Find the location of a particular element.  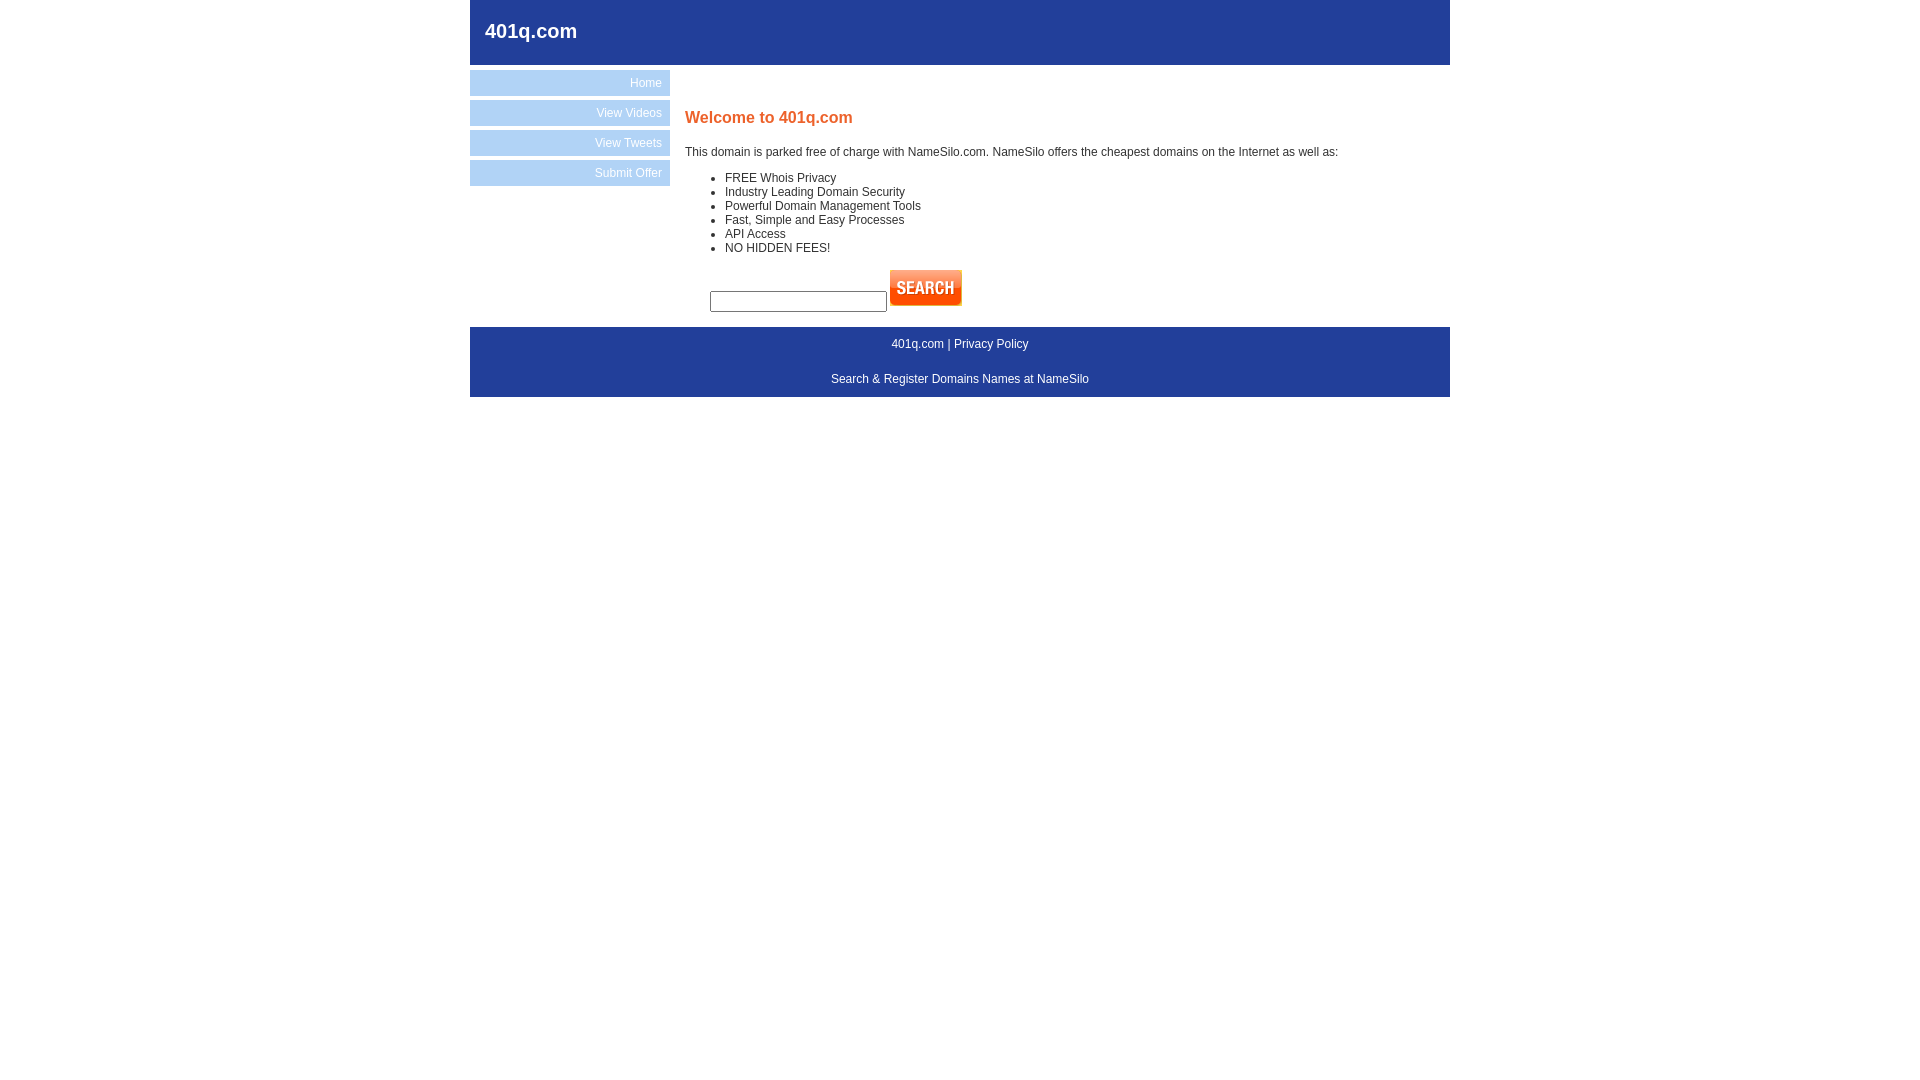

'Submit Offer' is located at coordinates (569, 172).